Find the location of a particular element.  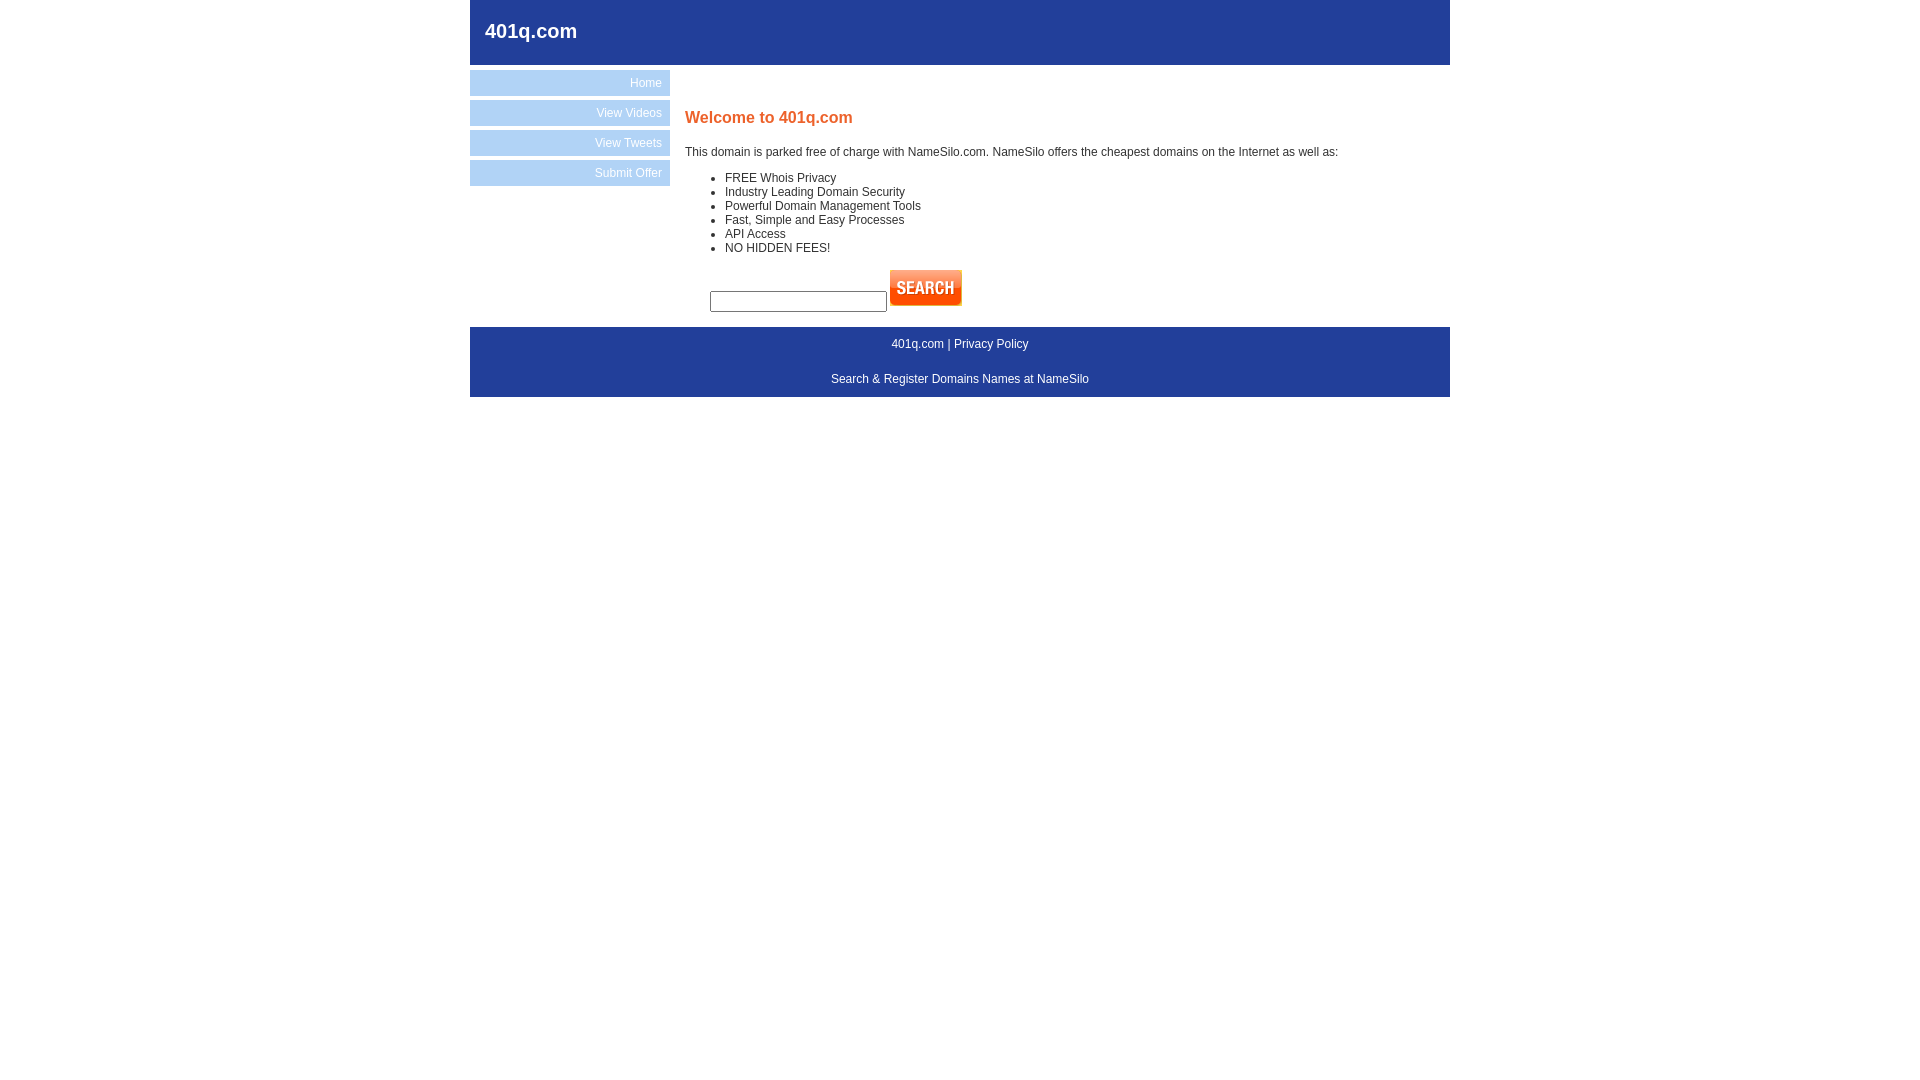

'Submit Offer' is located at coordinates (569, 172).